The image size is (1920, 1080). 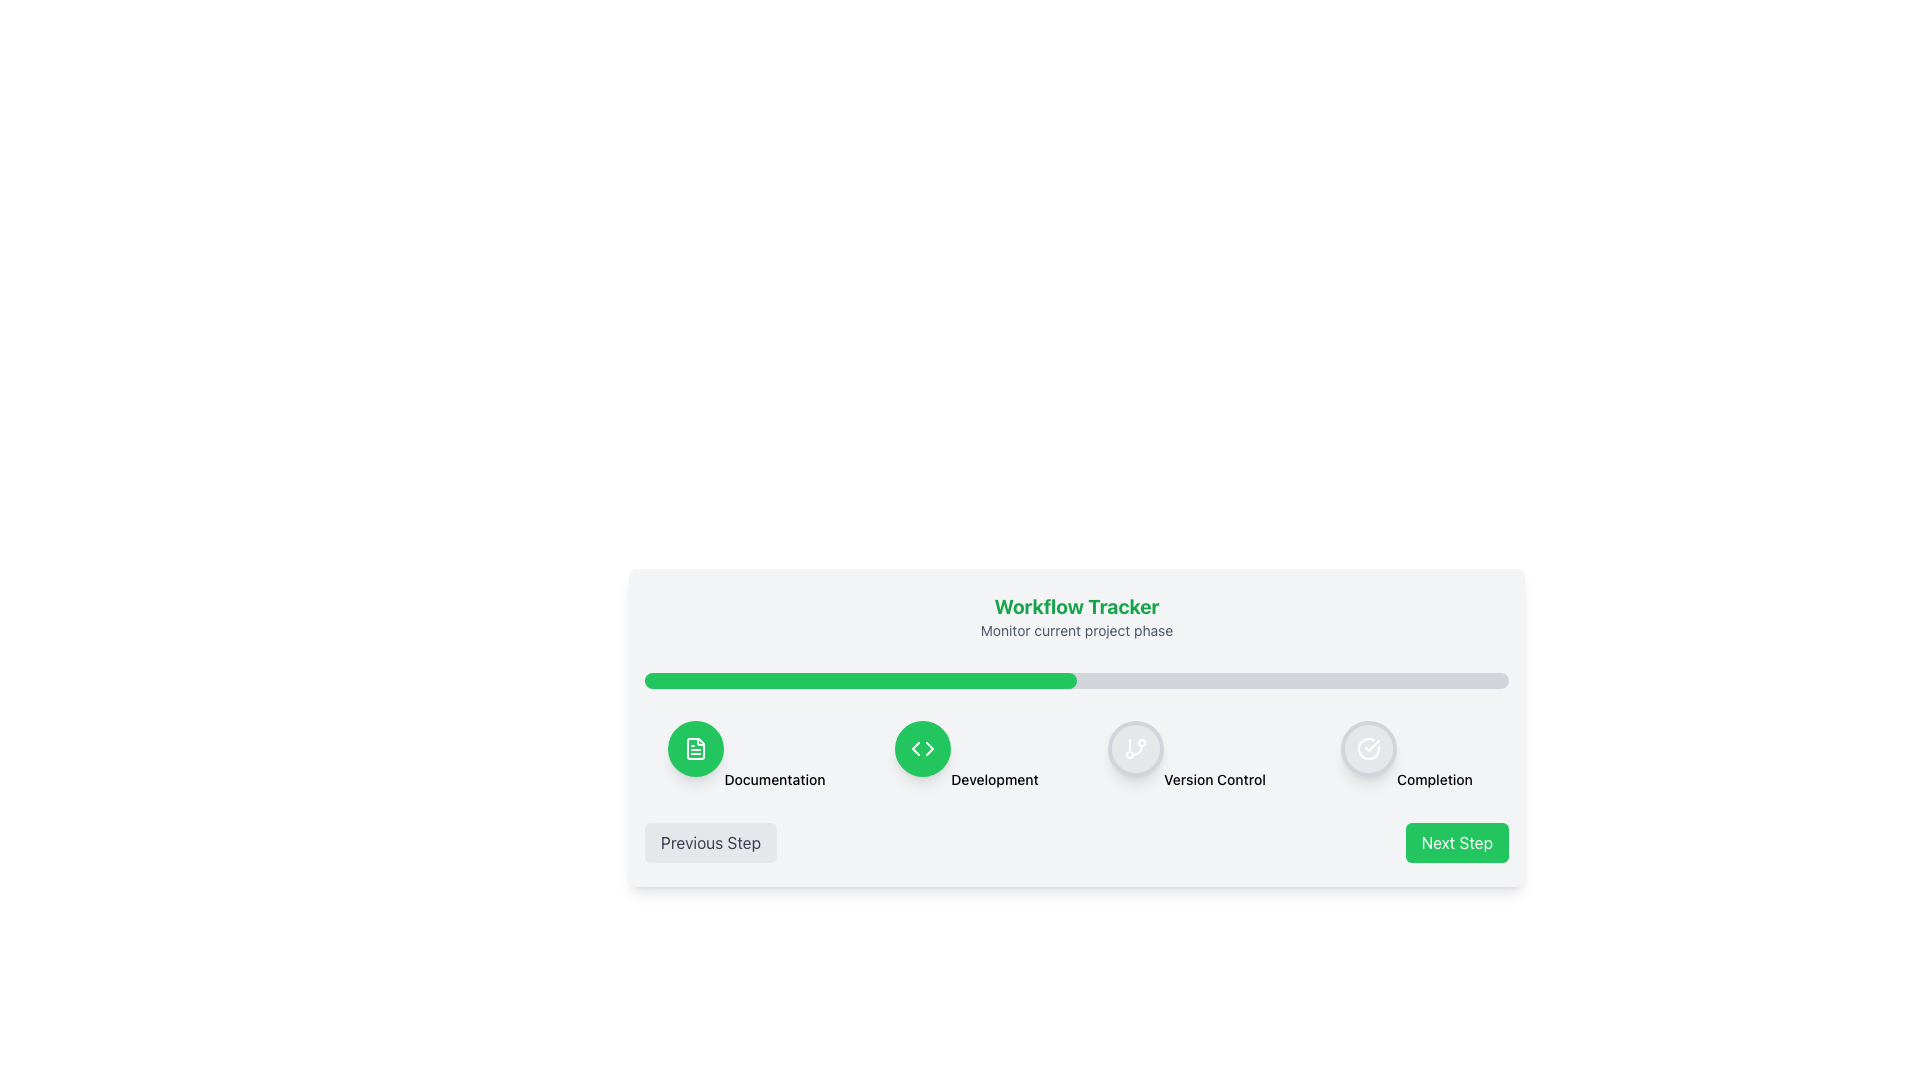 What do you see at coordinates (696, 748) in the screenshot?
I see `the 'Documentation' icon` at bounding box center [696, 748].